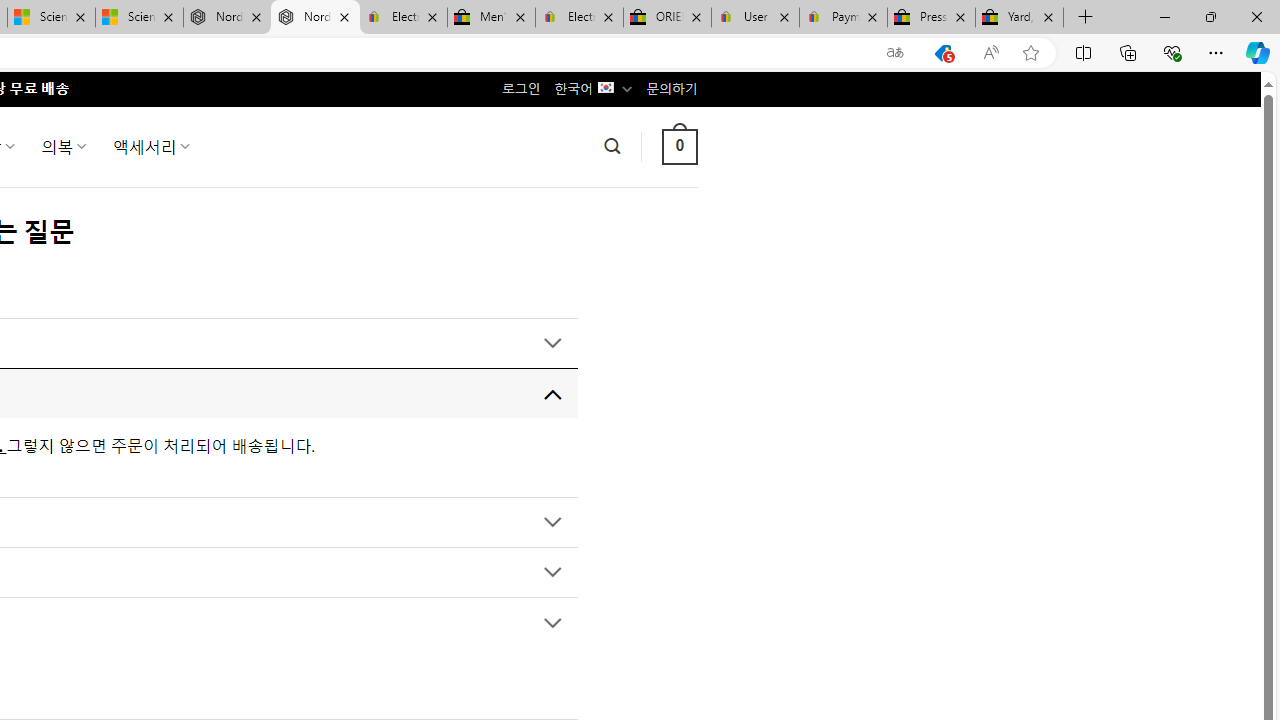  I want to click on ' 0 ', so click(679, 145).